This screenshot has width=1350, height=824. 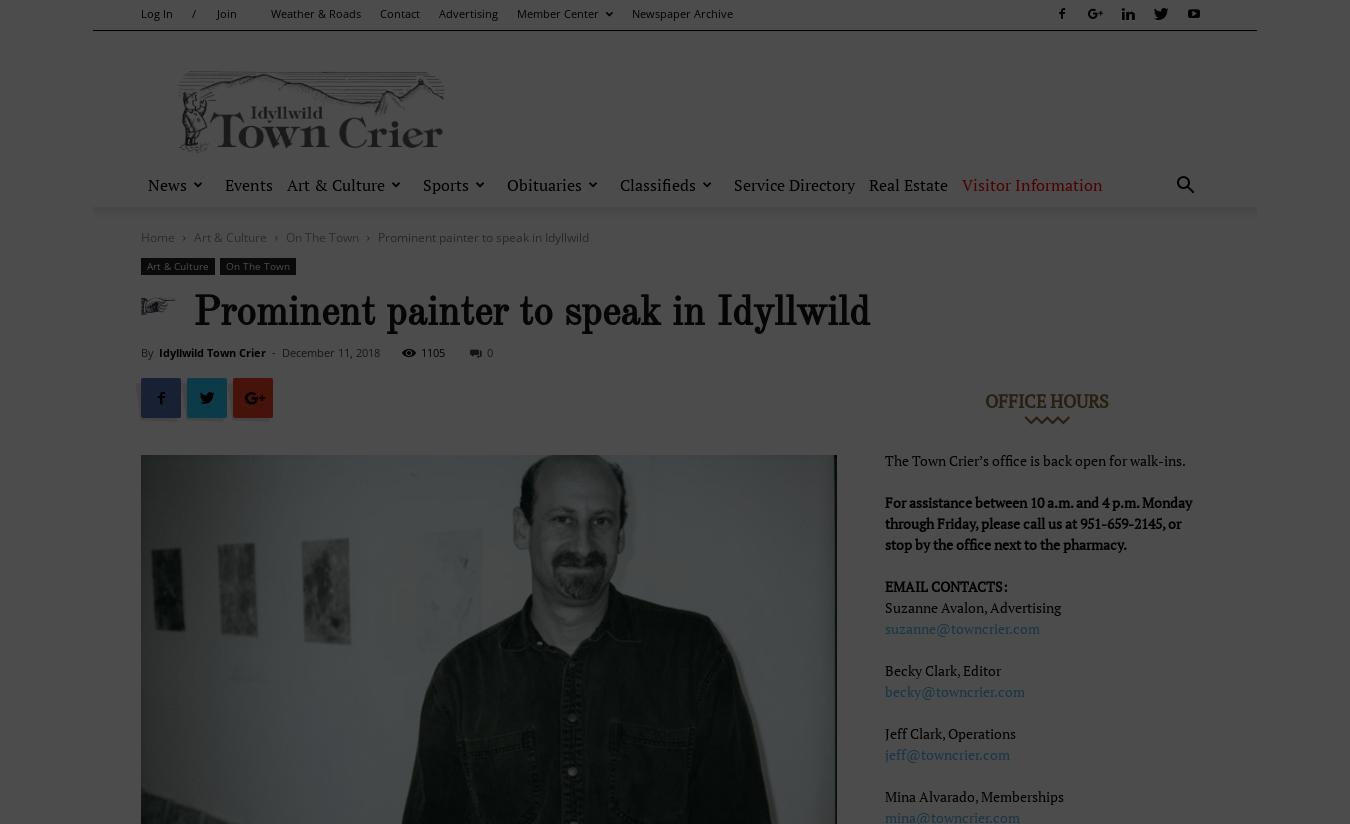 I want to click on 'Home', so click(x=157, y=236).